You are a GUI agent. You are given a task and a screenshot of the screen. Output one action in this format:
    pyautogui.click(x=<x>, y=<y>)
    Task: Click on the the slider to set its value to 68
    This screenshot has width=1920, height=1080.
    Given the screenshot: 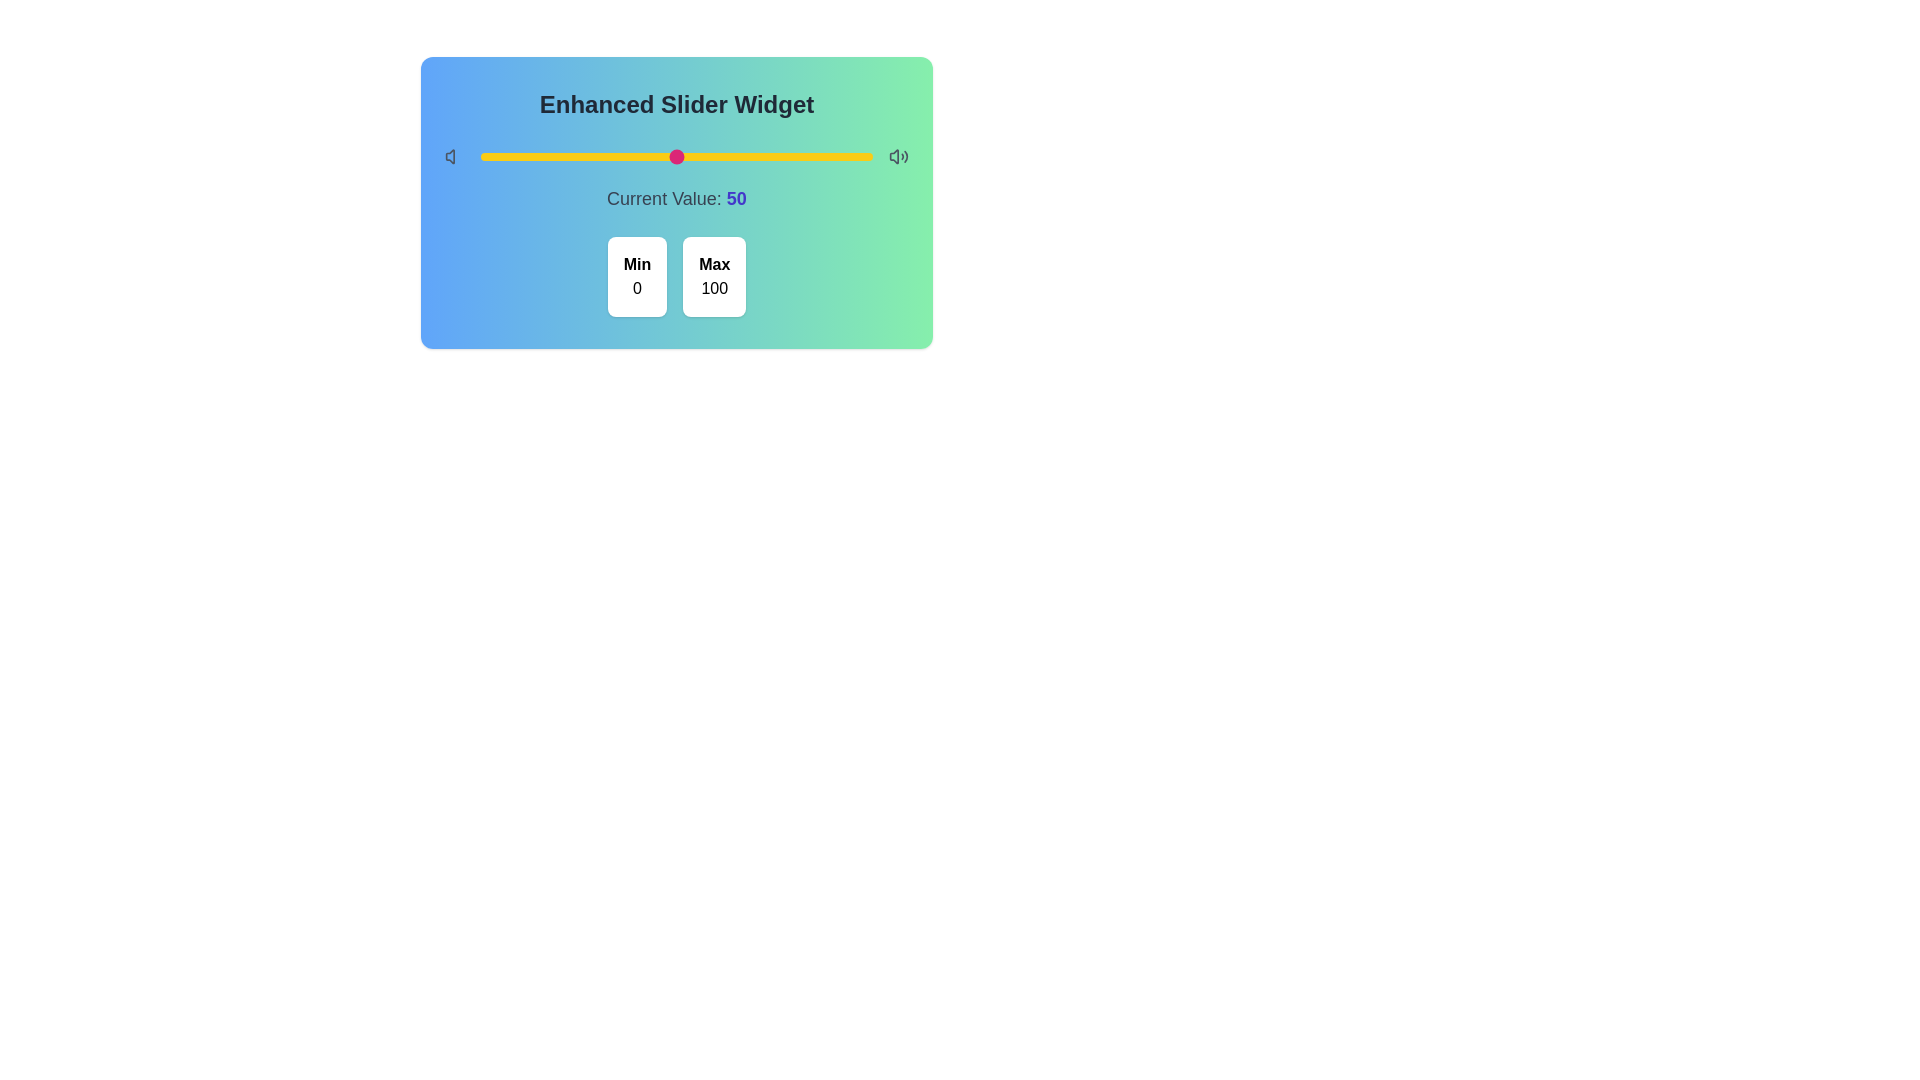 What is the action you would take?
    pyautogui.click(x=746, y=156)
    